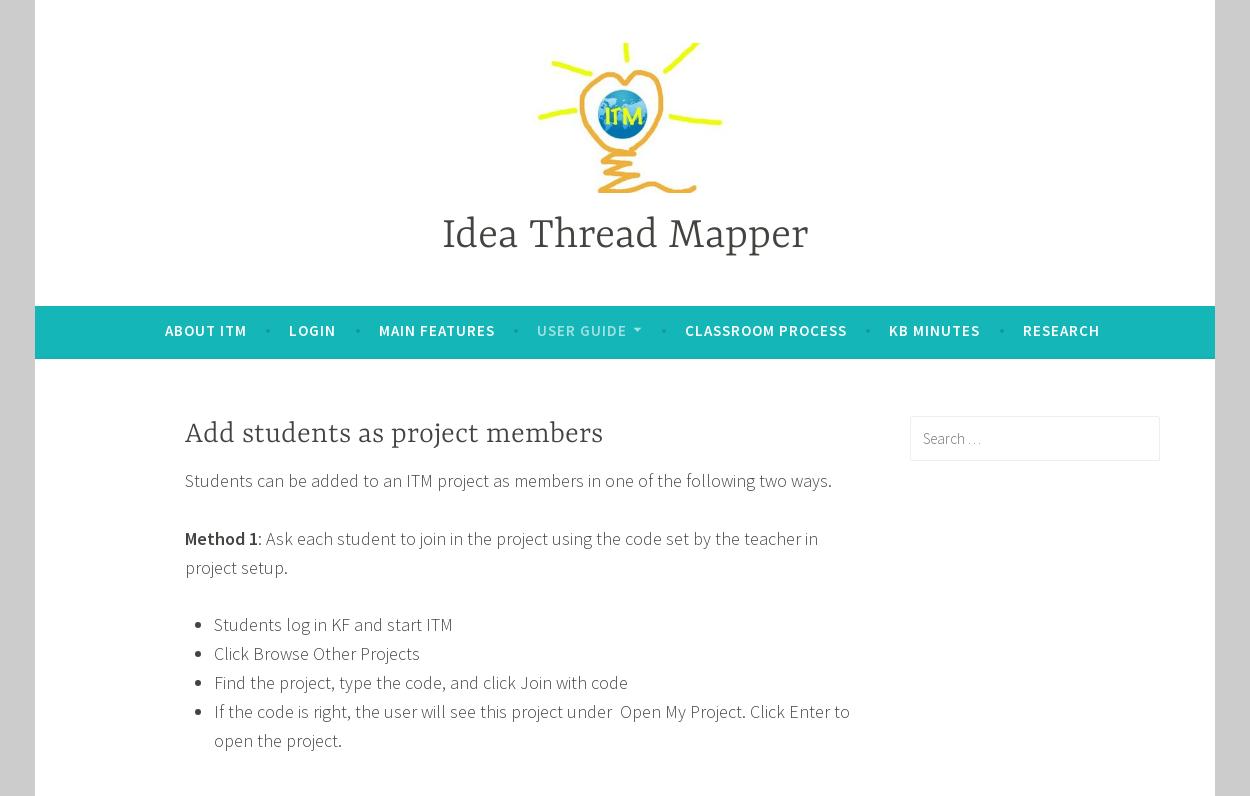  Describe the element at coordinates (420, 680) in the screenshot. I see `'Find the project, type the code, and click Join with code'` at that location.